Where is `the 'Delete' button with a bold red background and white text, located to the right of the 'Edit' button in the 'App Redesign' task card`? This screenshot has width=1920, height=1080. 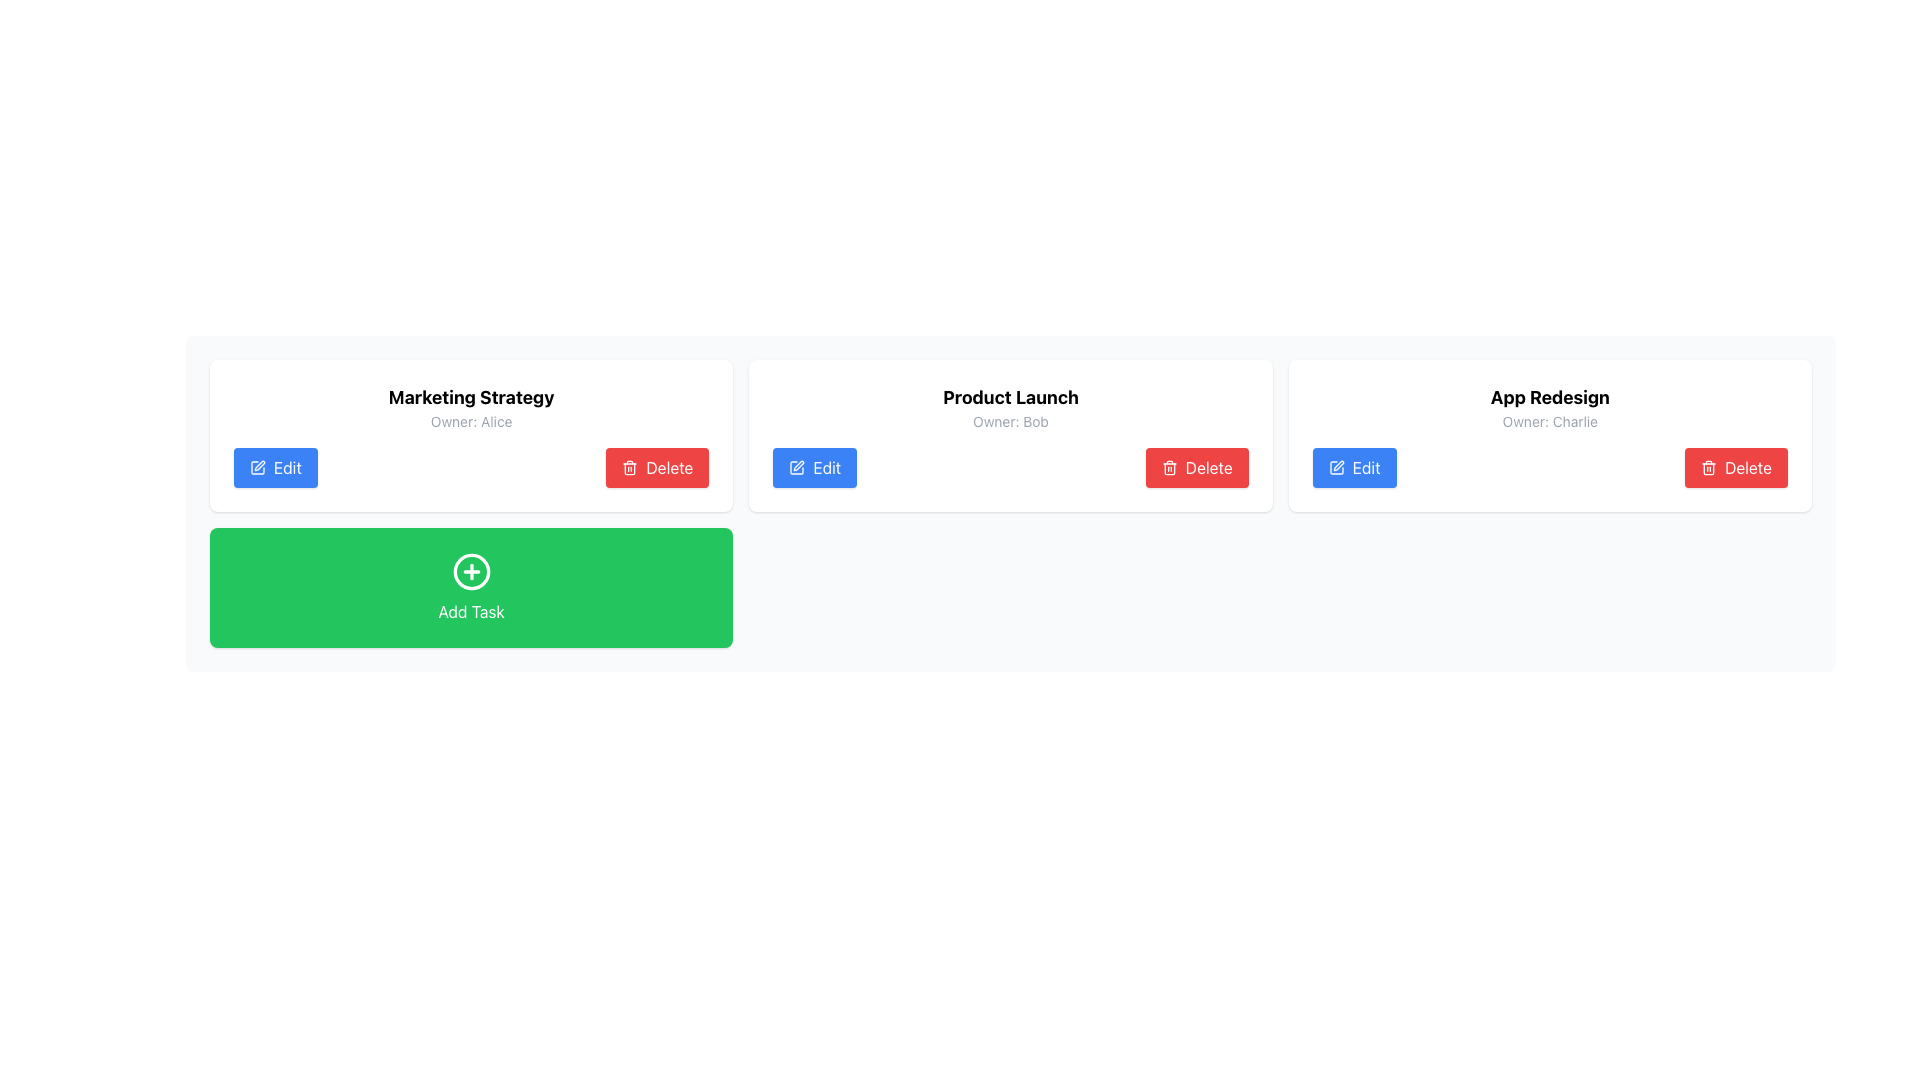
the 'Delete' button with a bold red background and white text, located to the right of the 'Edit' button in the 'App Redesign' task card is located at coordinates (1735, 467).